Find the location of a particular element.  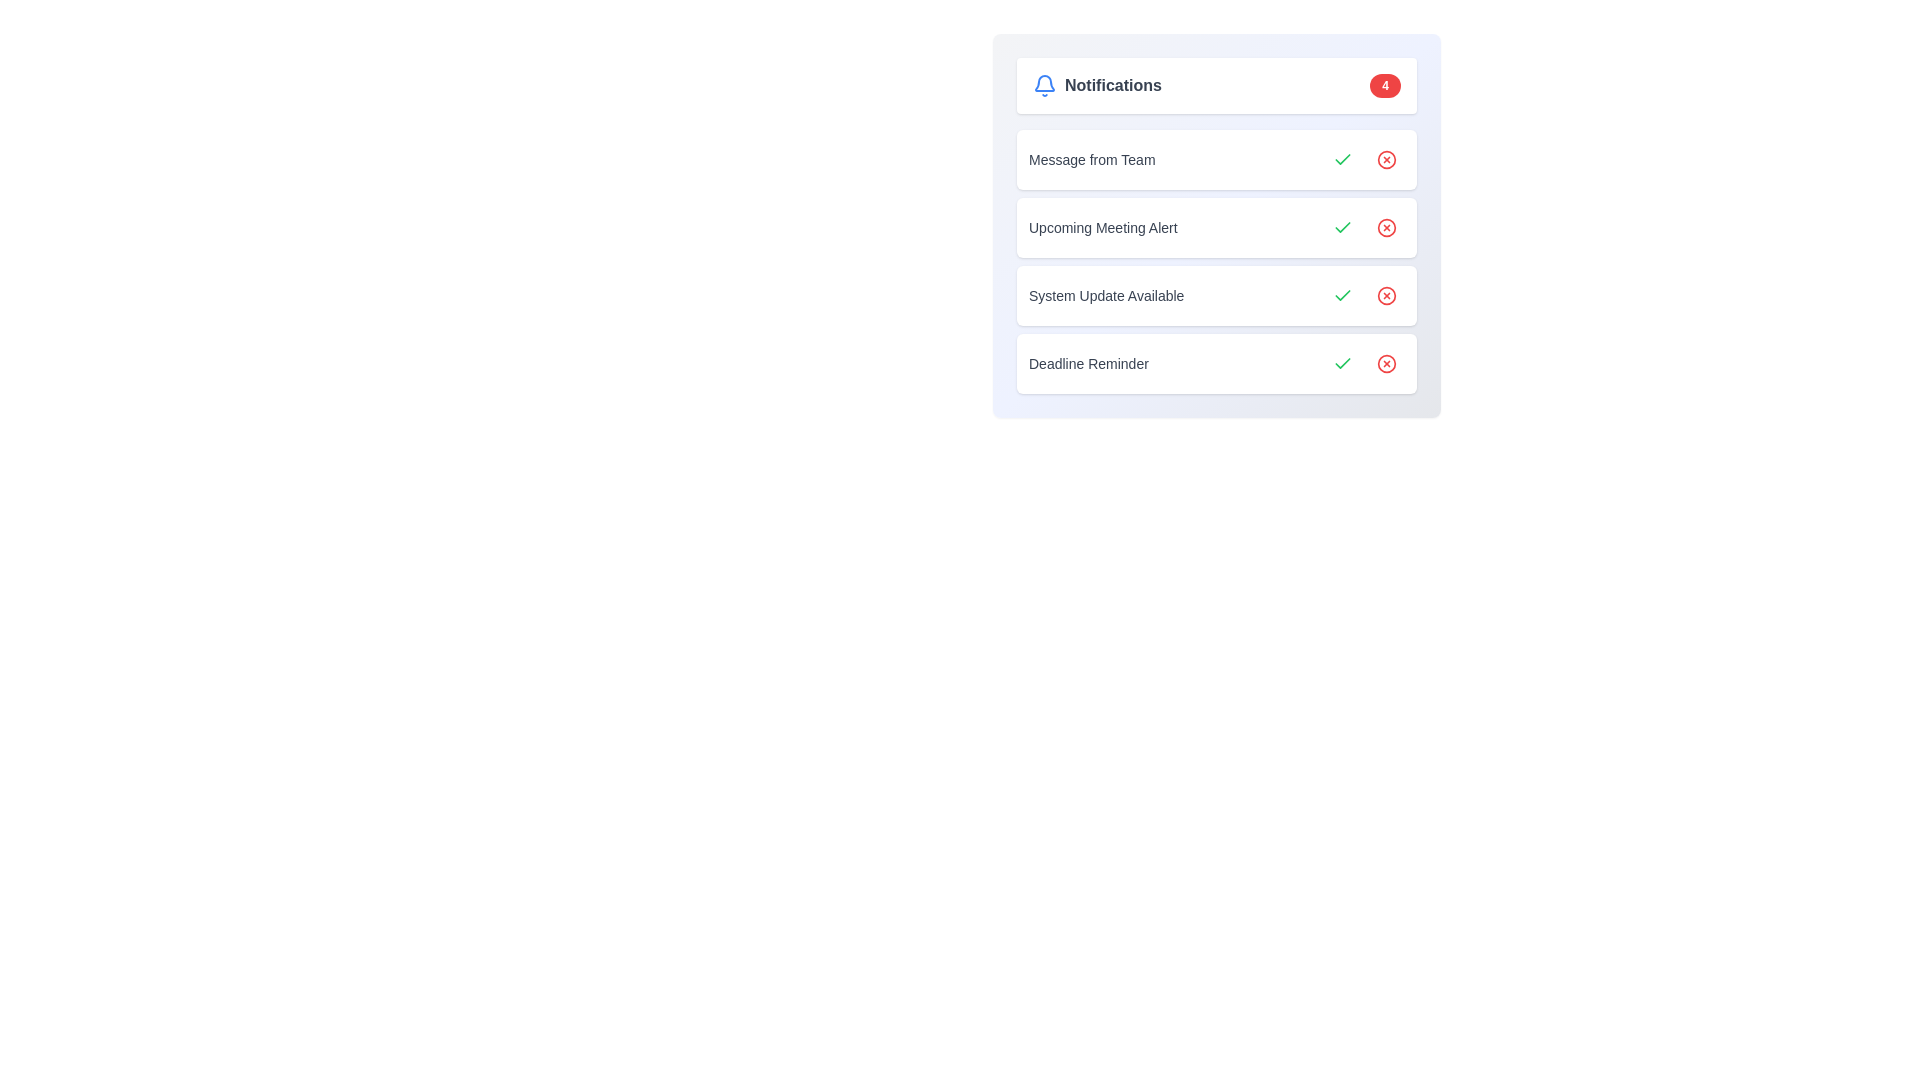

the circular red icon with an 'X' symbol inside is located at coordinates (1386, 296).